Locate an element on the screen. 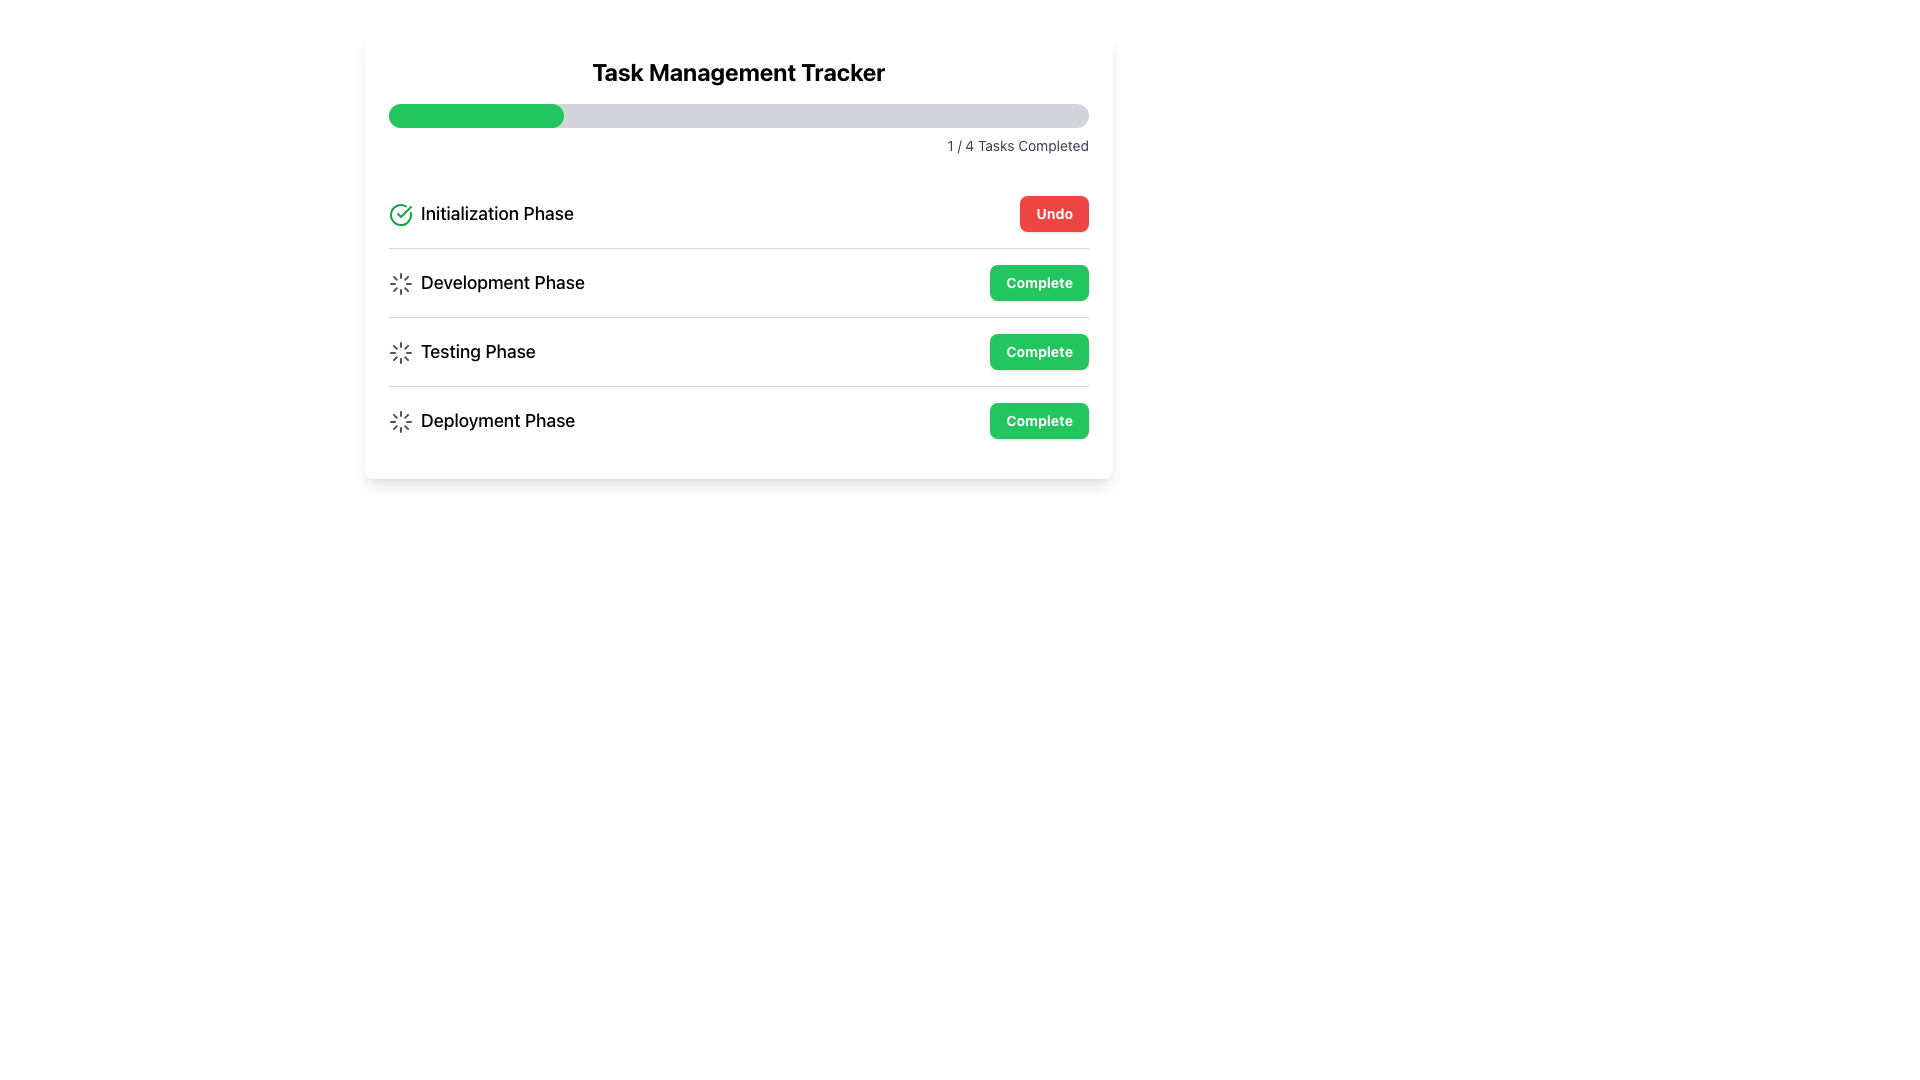 The height and width of the screenshot is (1080, 1920). the text label indicating the current phase of a task or project, which is the third item in a vertical list on the task management dashboard, positioned below 'Development Phase' and above 'Deployment Phase' is located at coordinates (461, 350).